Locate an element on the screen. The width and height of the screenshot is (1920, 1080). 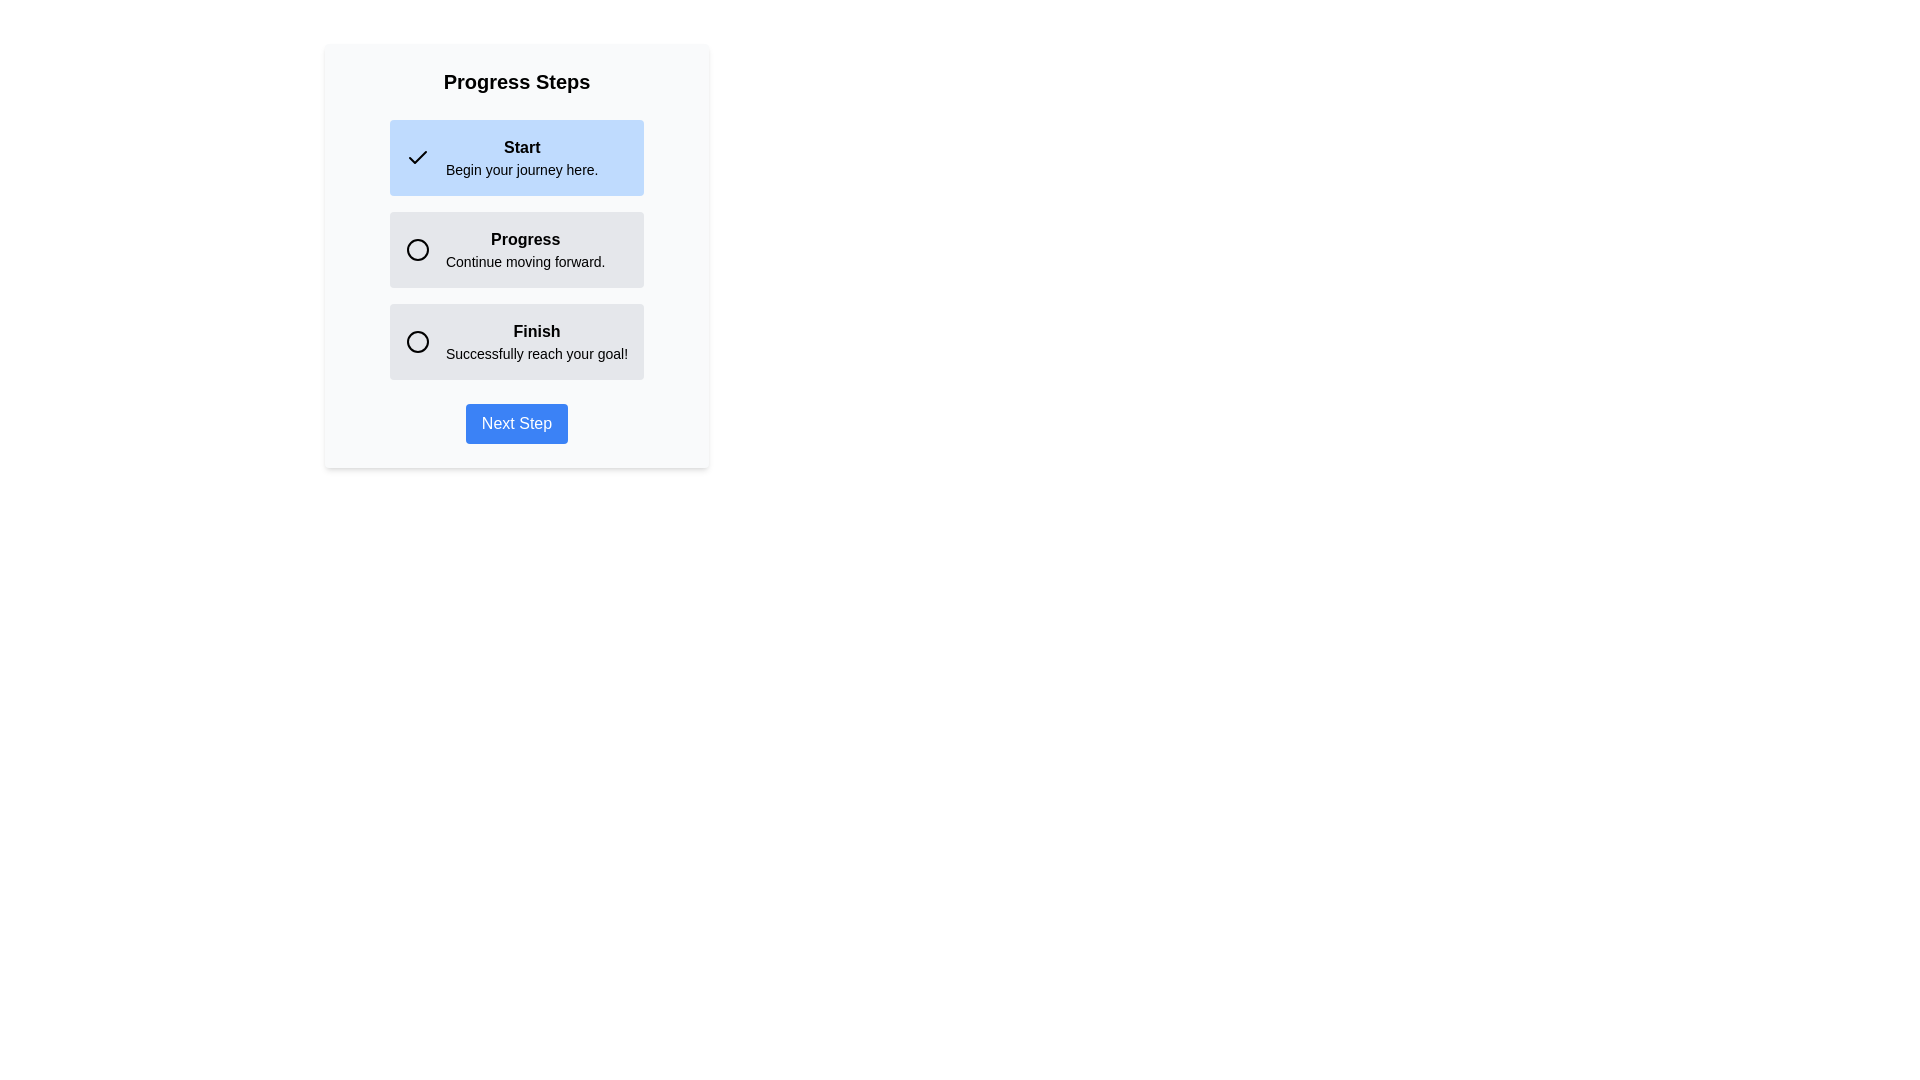
text content of the Text block indicating the current progress step titled 'Start', which includes a header and subtext is located at coordinates (522, 157).